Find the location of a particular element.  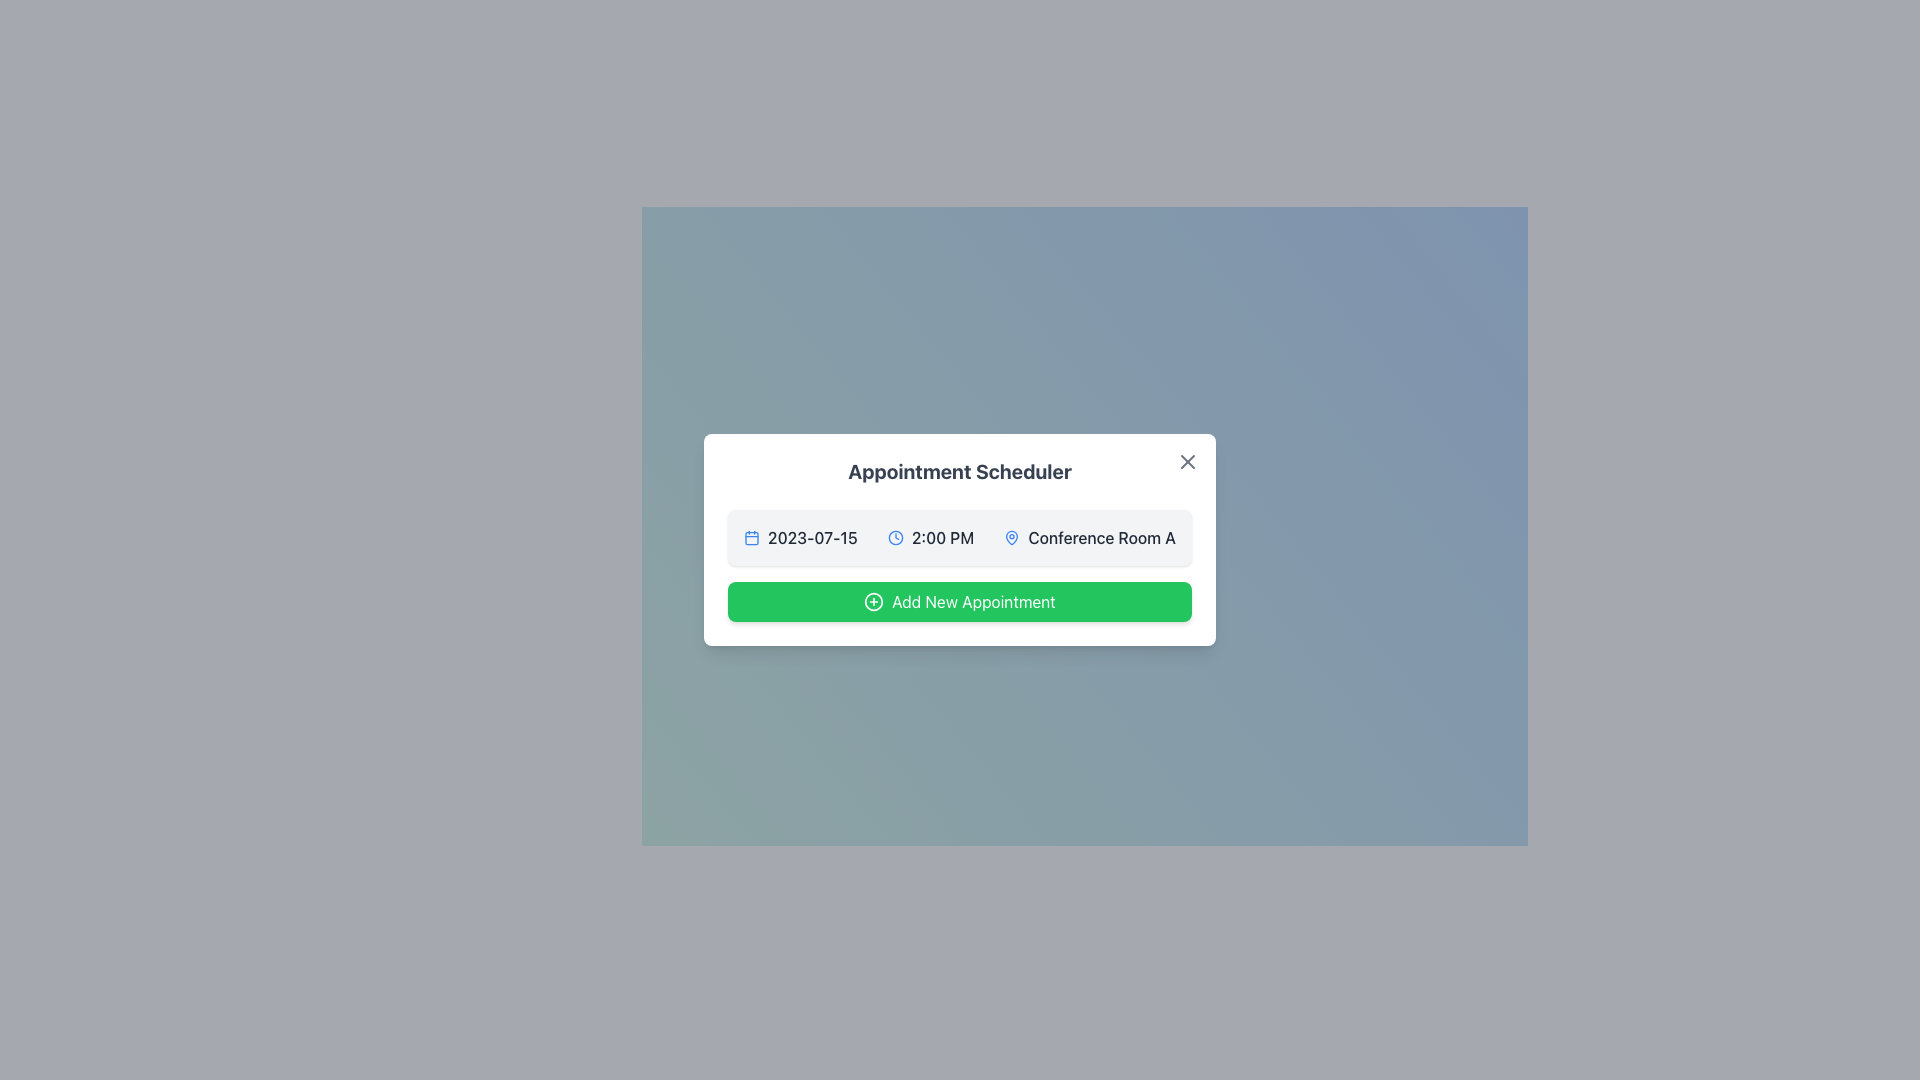

the circular outline icon inside the 'Add New Appointment' button, which is visualized with a green stroke and a cross symbol is located at coordinates (874, 600).